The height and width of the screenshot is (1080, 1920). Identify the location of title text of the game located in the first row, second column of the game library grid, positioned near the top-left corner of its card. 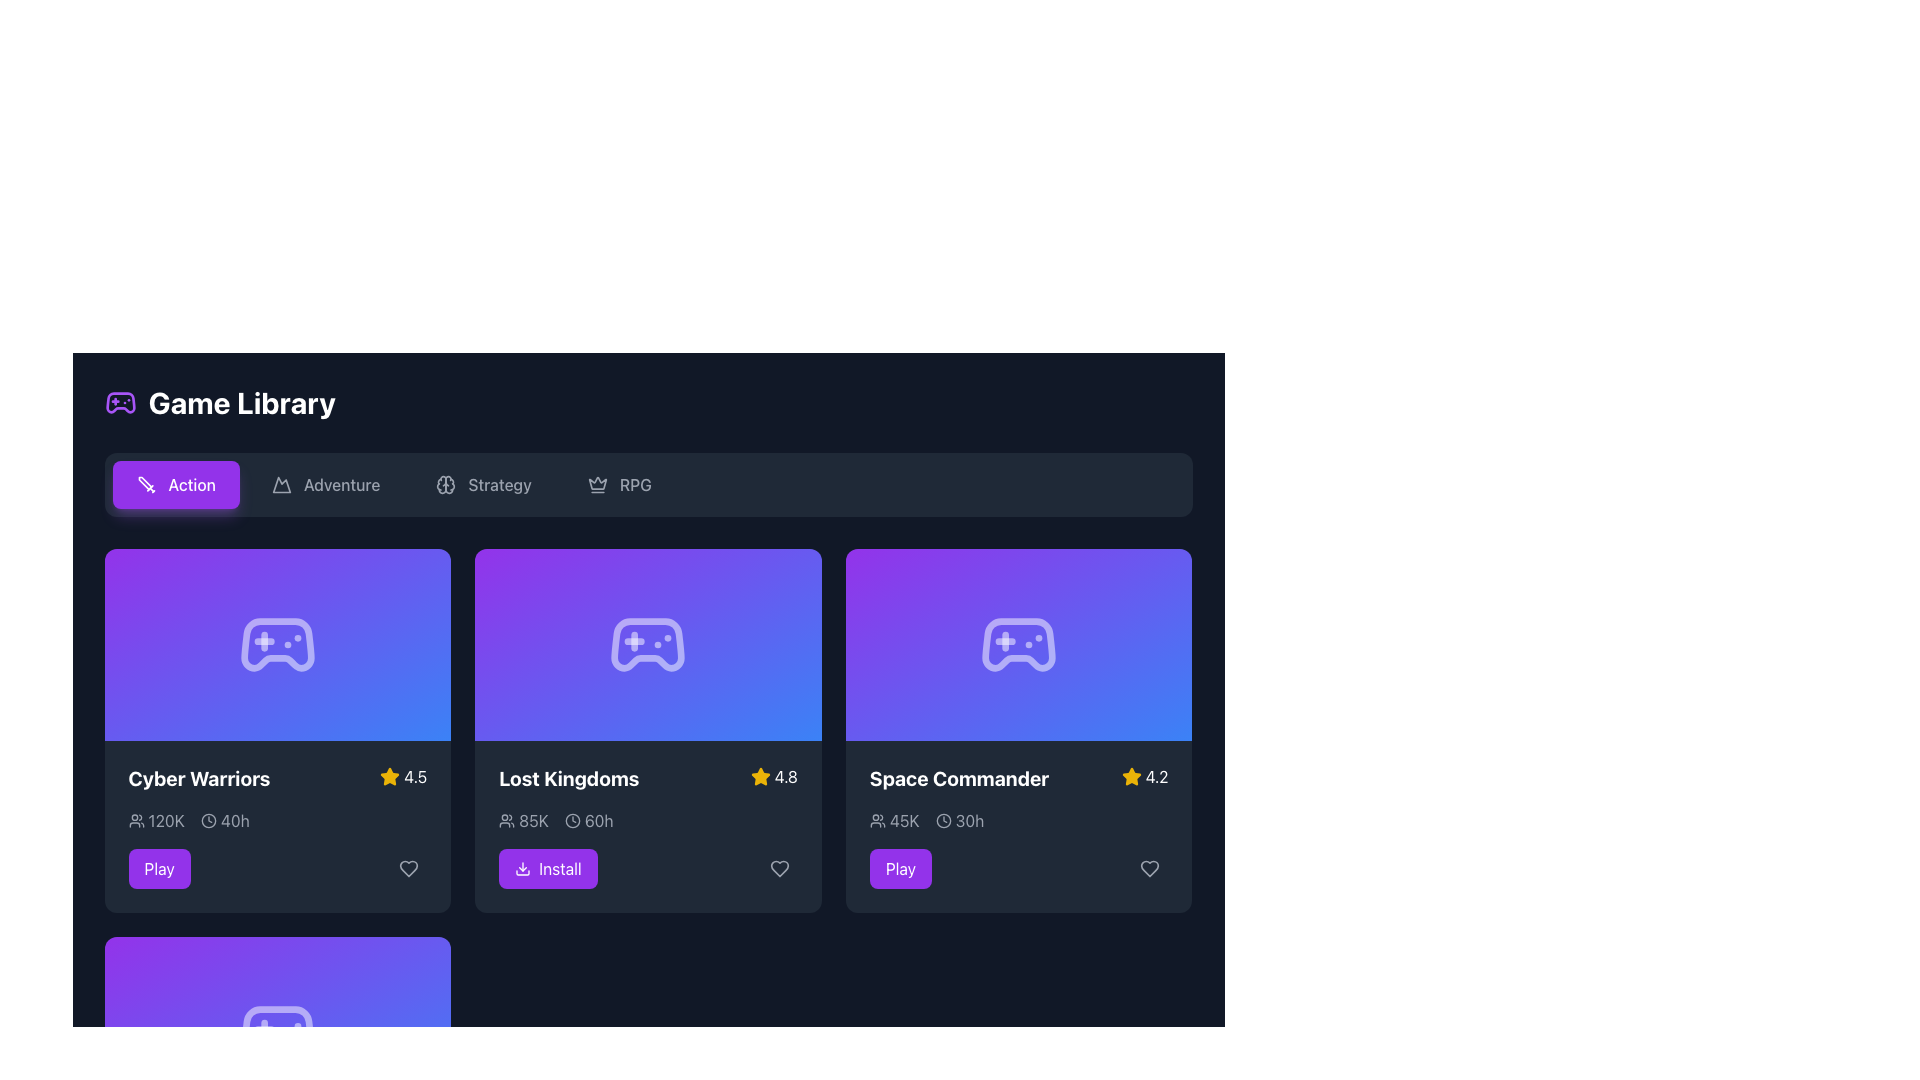
(568, 778).